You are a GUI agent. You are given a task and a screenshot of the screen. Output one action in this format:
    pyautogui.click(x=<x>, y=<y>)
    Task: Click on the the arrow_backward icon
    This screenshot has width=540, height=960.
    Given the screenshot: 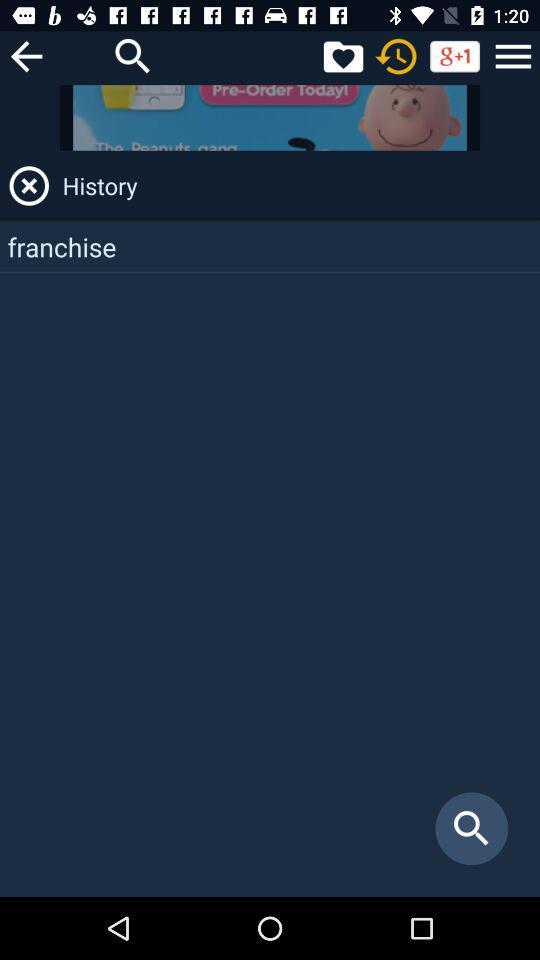 What is the action you would take?
    pyautogui.click(x=25, y=55)
    